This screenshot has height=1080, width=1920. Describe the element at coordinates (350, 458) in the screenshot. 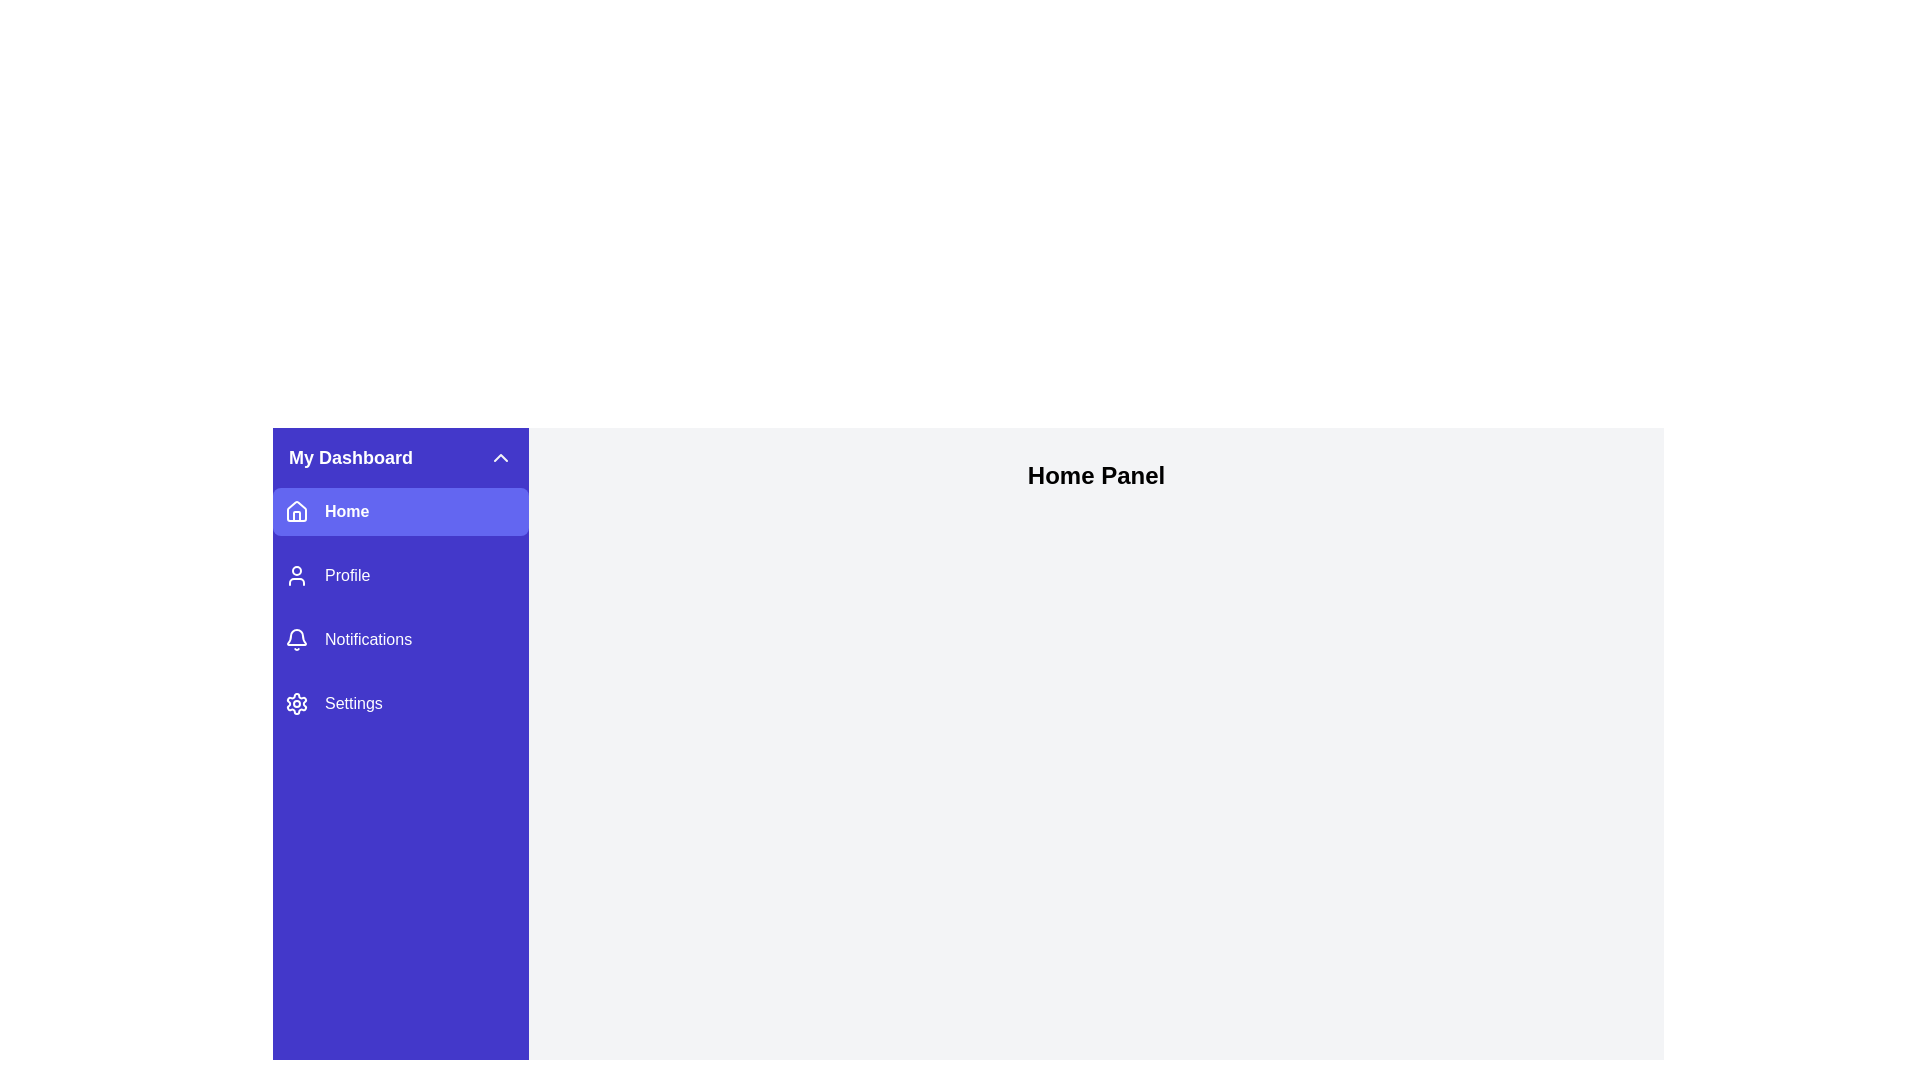

I see `the 'My Dashboard' text label, which is a large, bold label on a vibrant purple background located in the upper-left corner of the side navigation menu` at that location.